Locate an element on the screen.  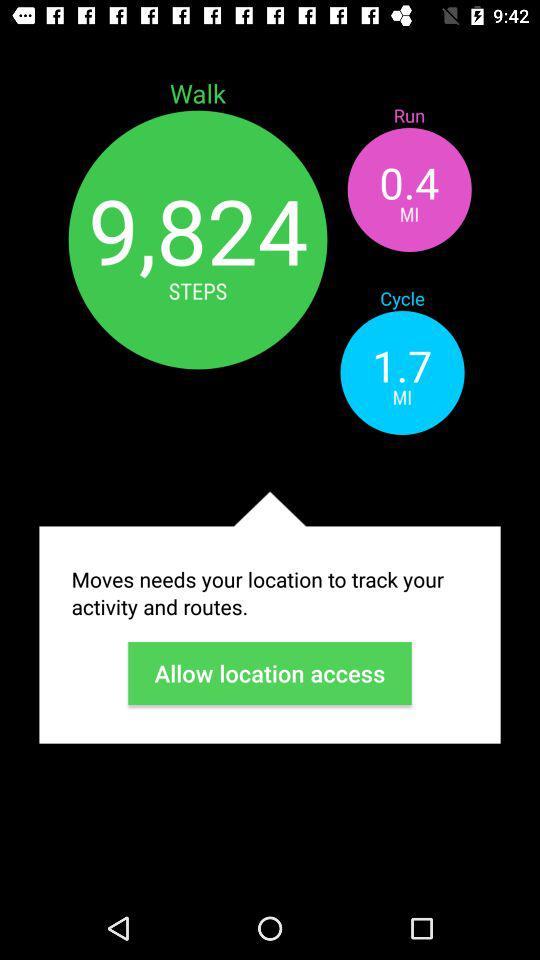
the item below mi app is located at coordinates (270, 593).